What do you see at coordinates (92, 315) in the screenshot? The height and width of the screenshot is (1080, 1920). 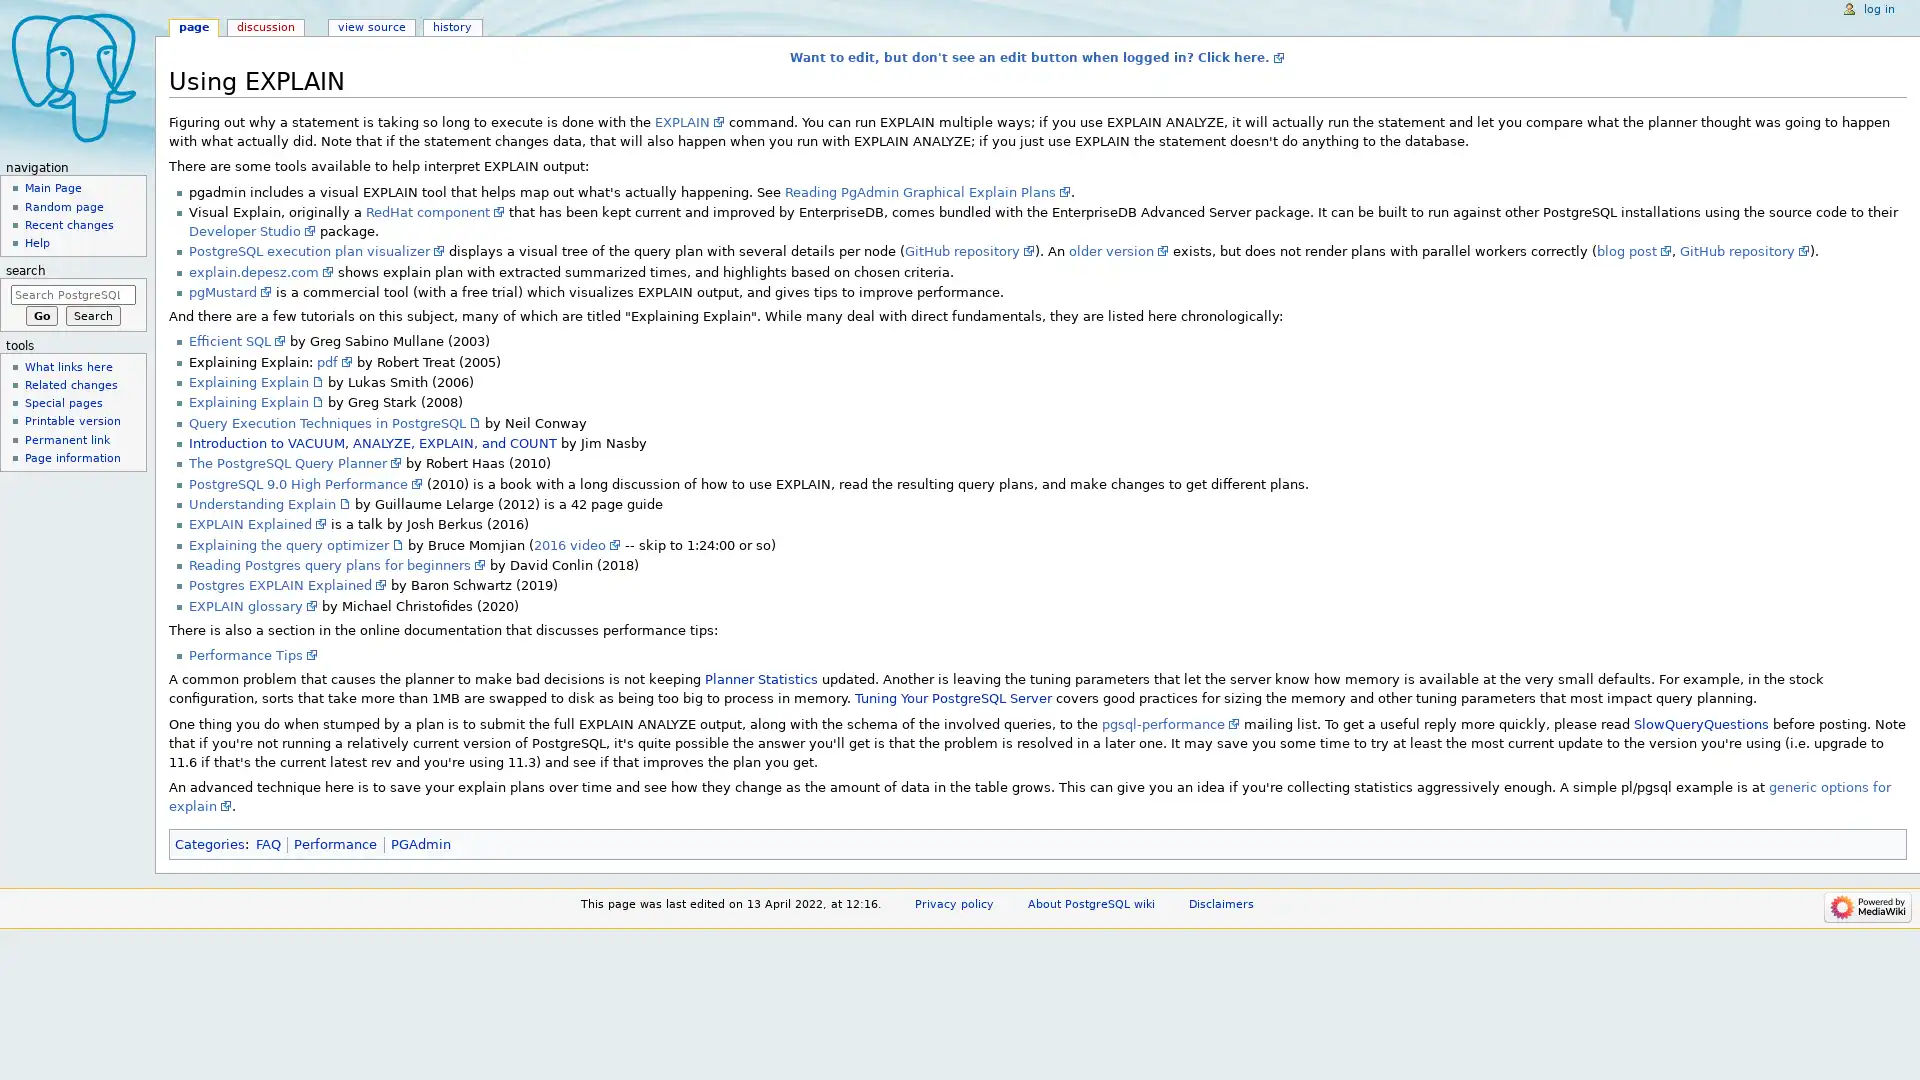 I see `Search` at bounding box center [92, 315].